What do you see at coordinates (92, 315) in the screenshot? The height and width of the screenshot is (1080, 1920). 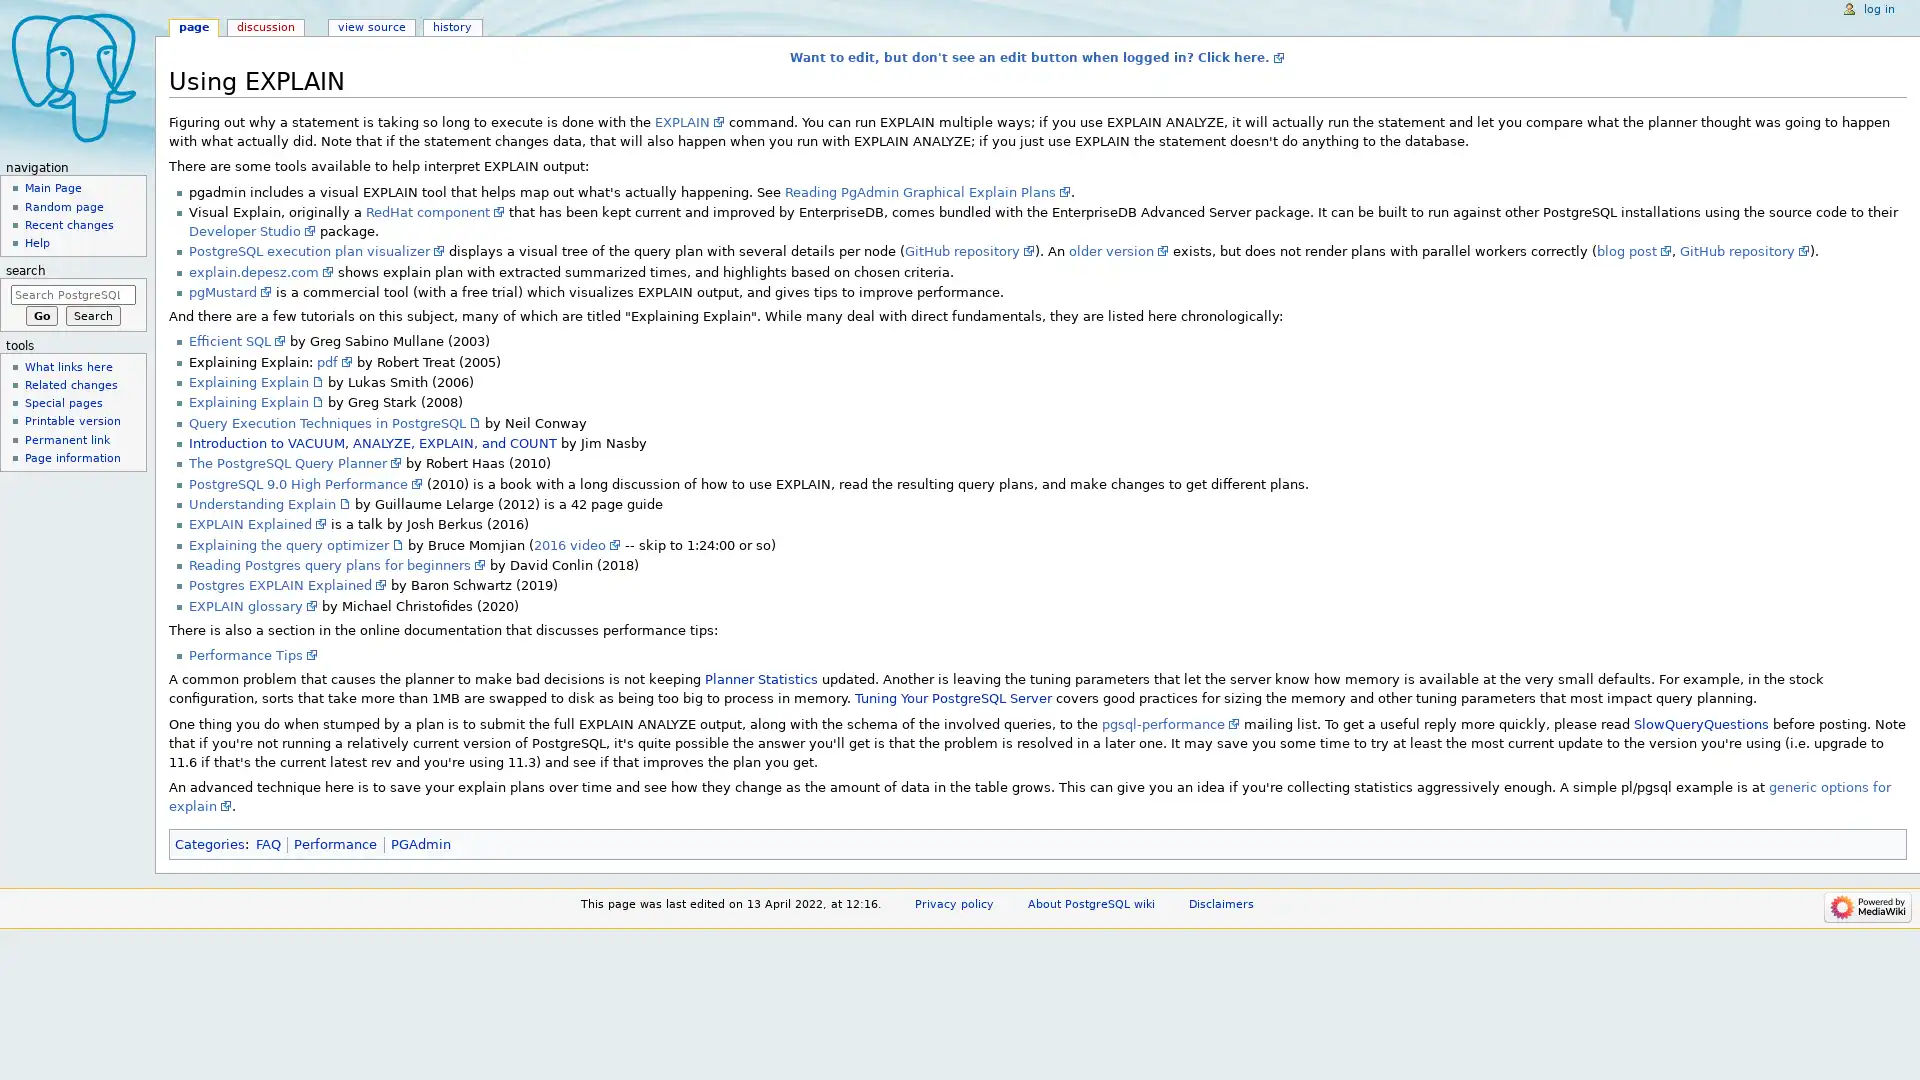 I see `Search` at bounding box center [92, 315].